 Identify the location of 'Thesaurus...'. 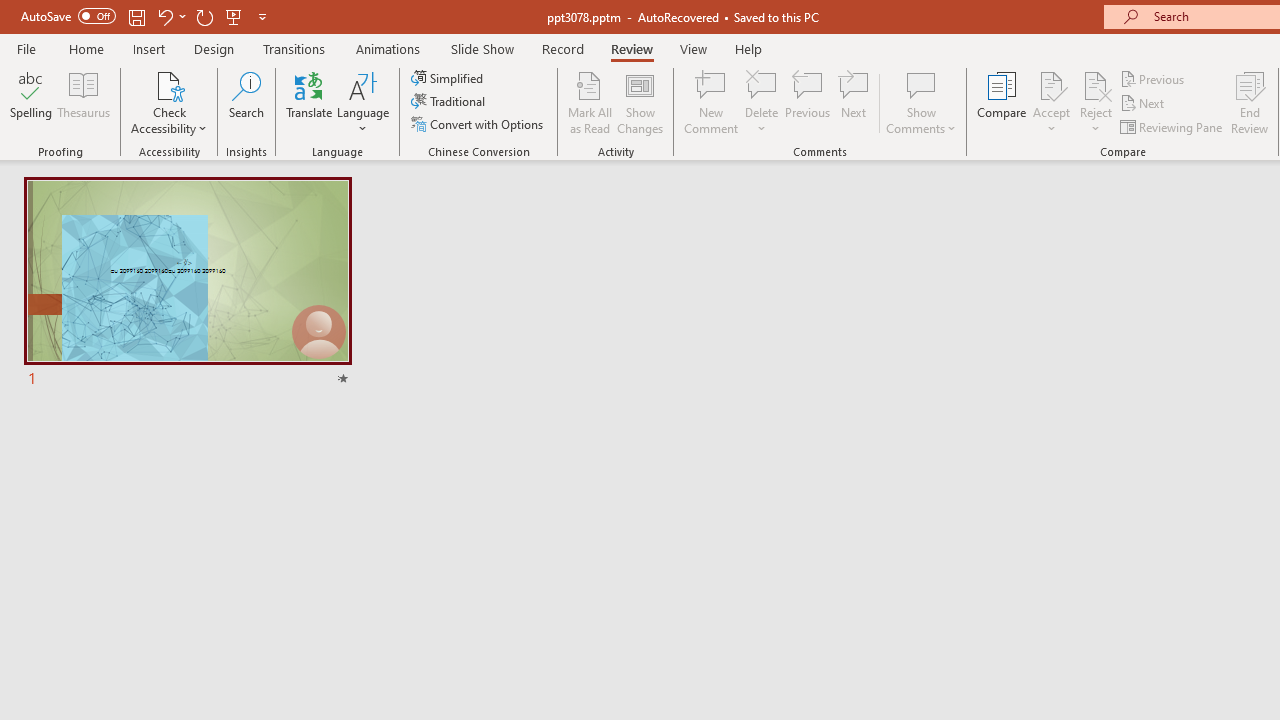
(82, 103).